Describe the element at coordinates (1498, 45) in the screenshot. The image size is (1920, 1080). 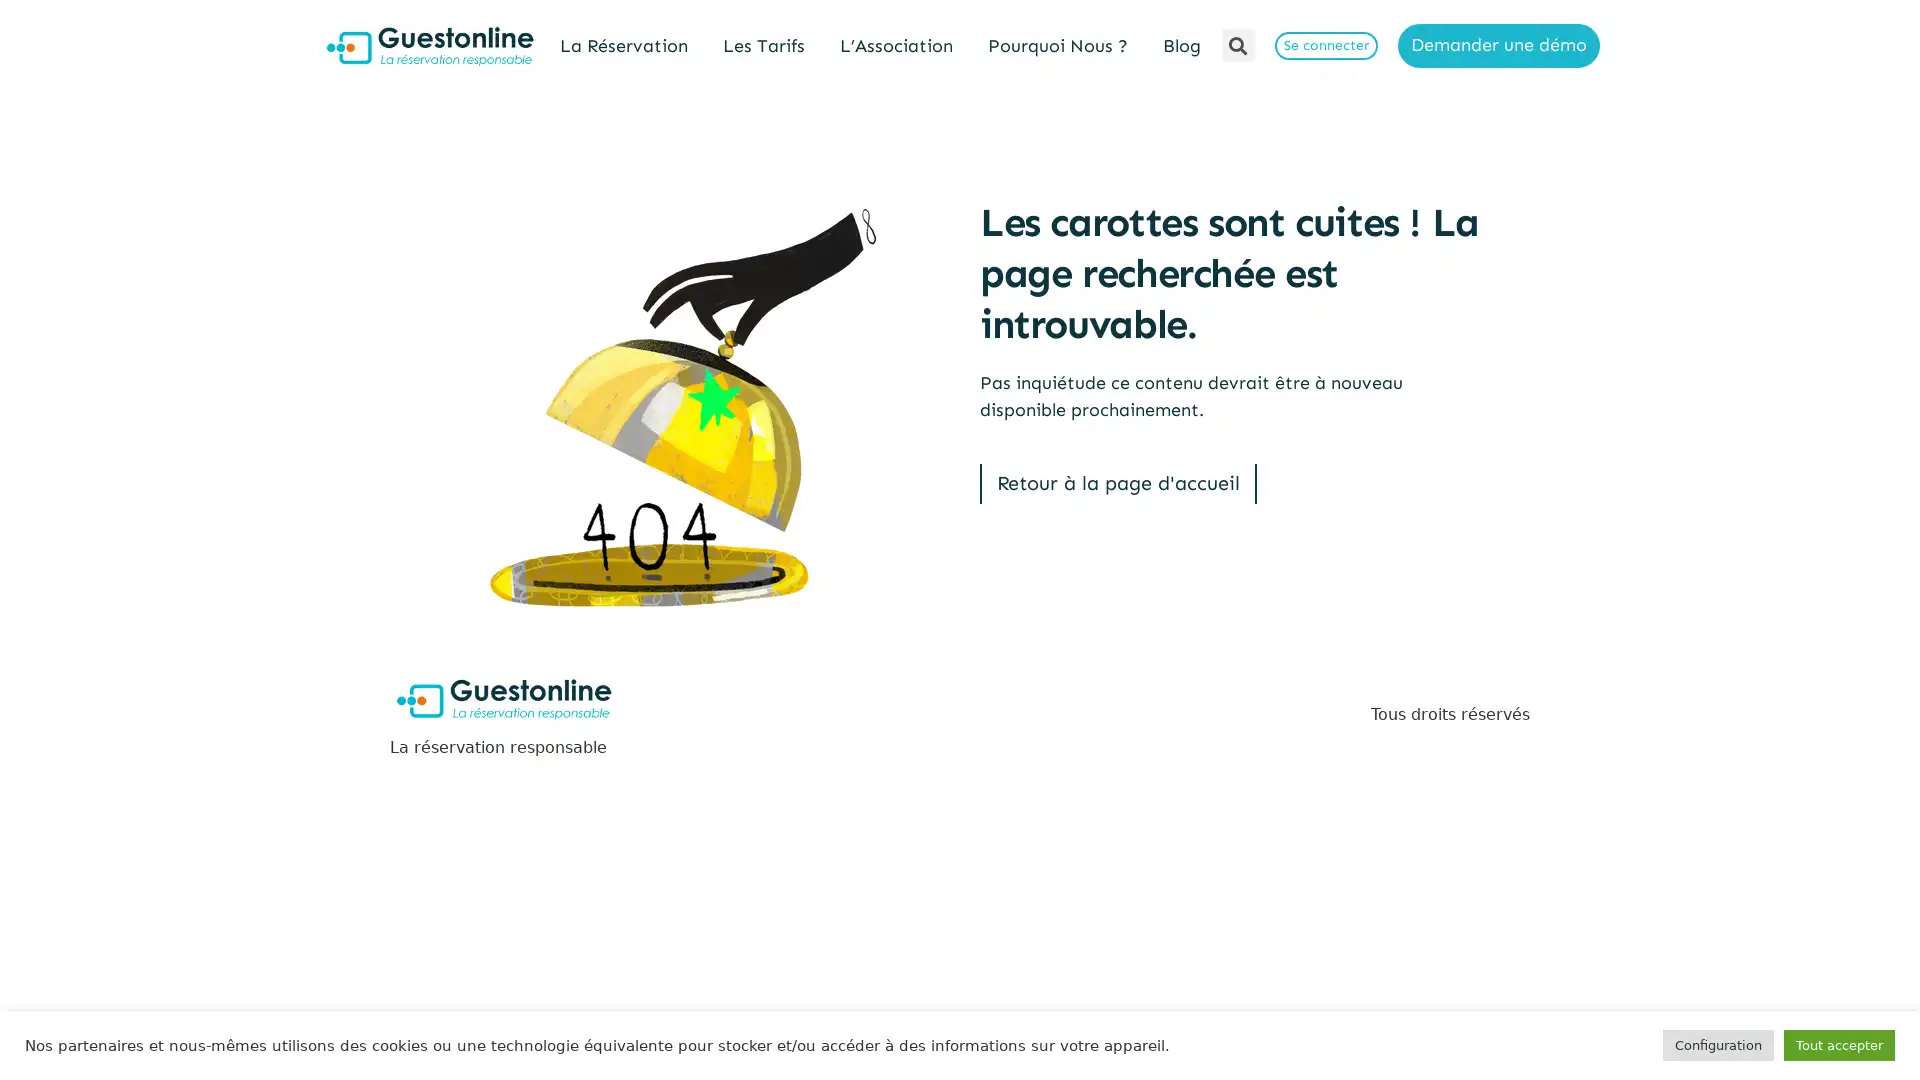
I see `Demander une demo` at that location.